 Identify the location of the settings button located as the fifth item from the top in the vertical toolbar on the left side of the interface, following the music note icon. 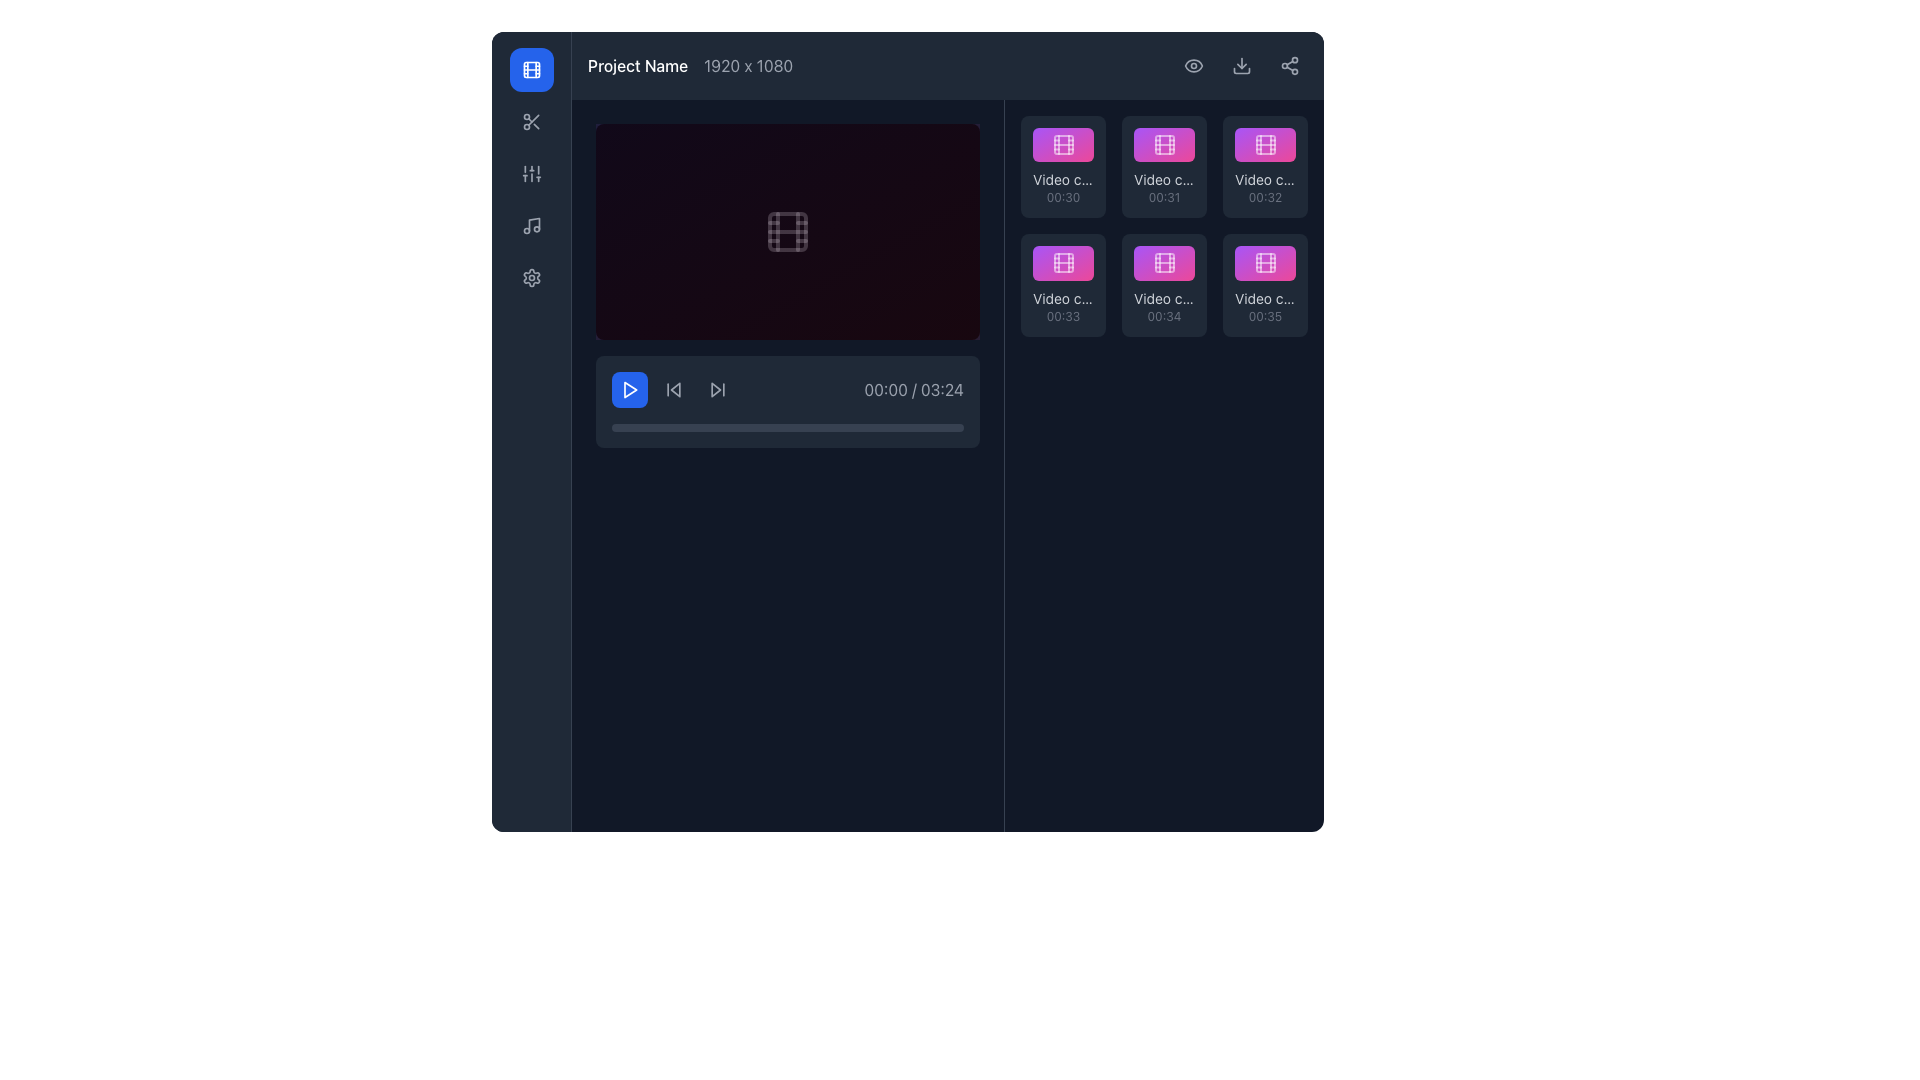
(531, 277).